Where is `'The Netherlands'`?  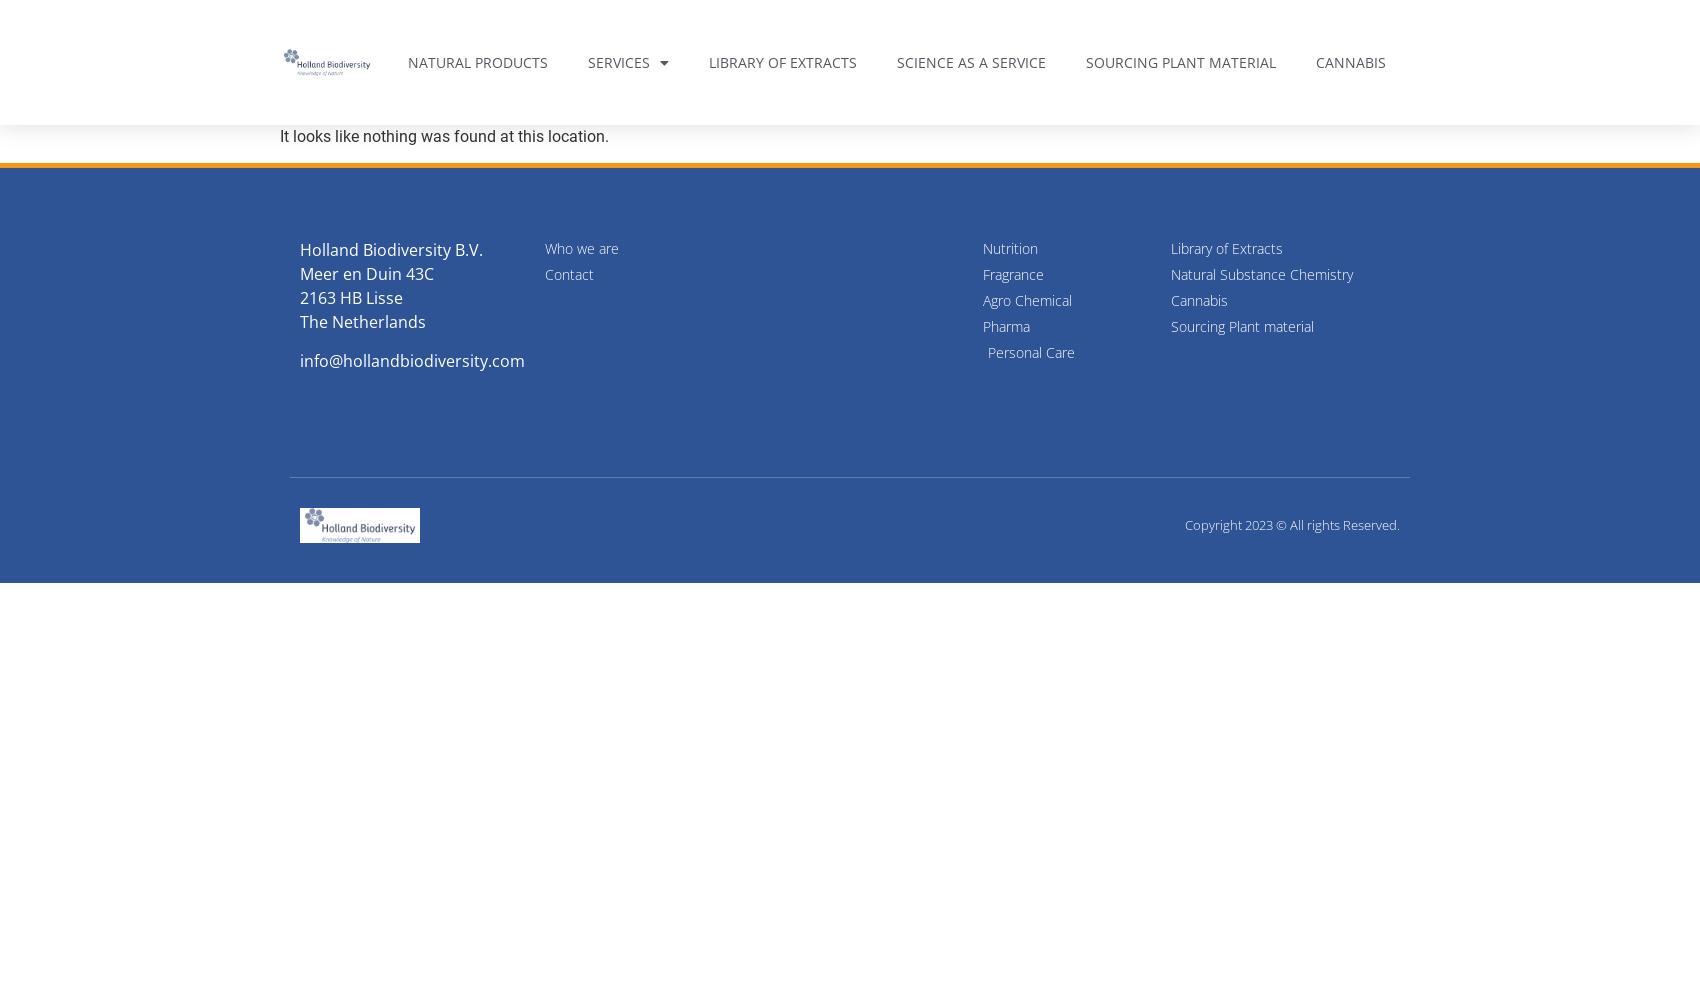
'The Netherlands' is located at coordinates (361, 321).